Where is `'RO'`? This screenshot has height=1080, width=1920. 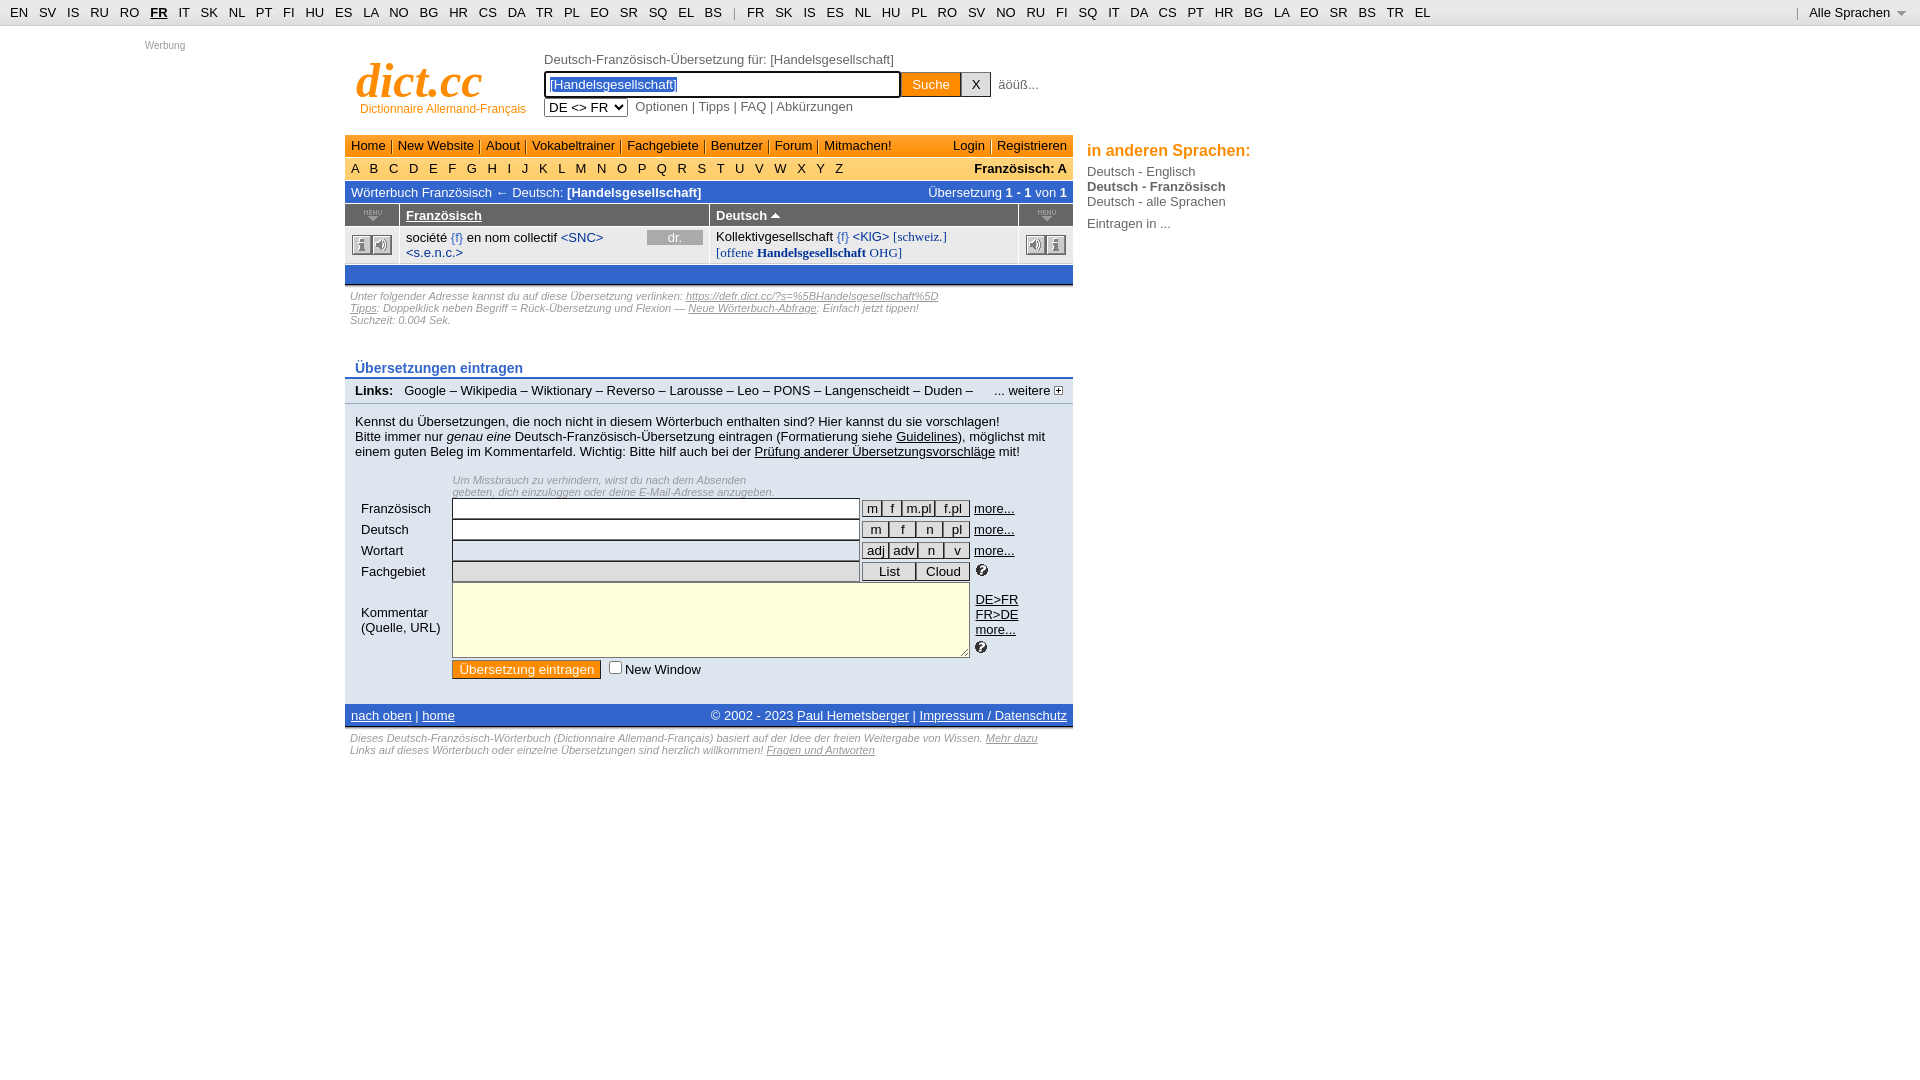 'RO' is located at coordinates (936, 12).